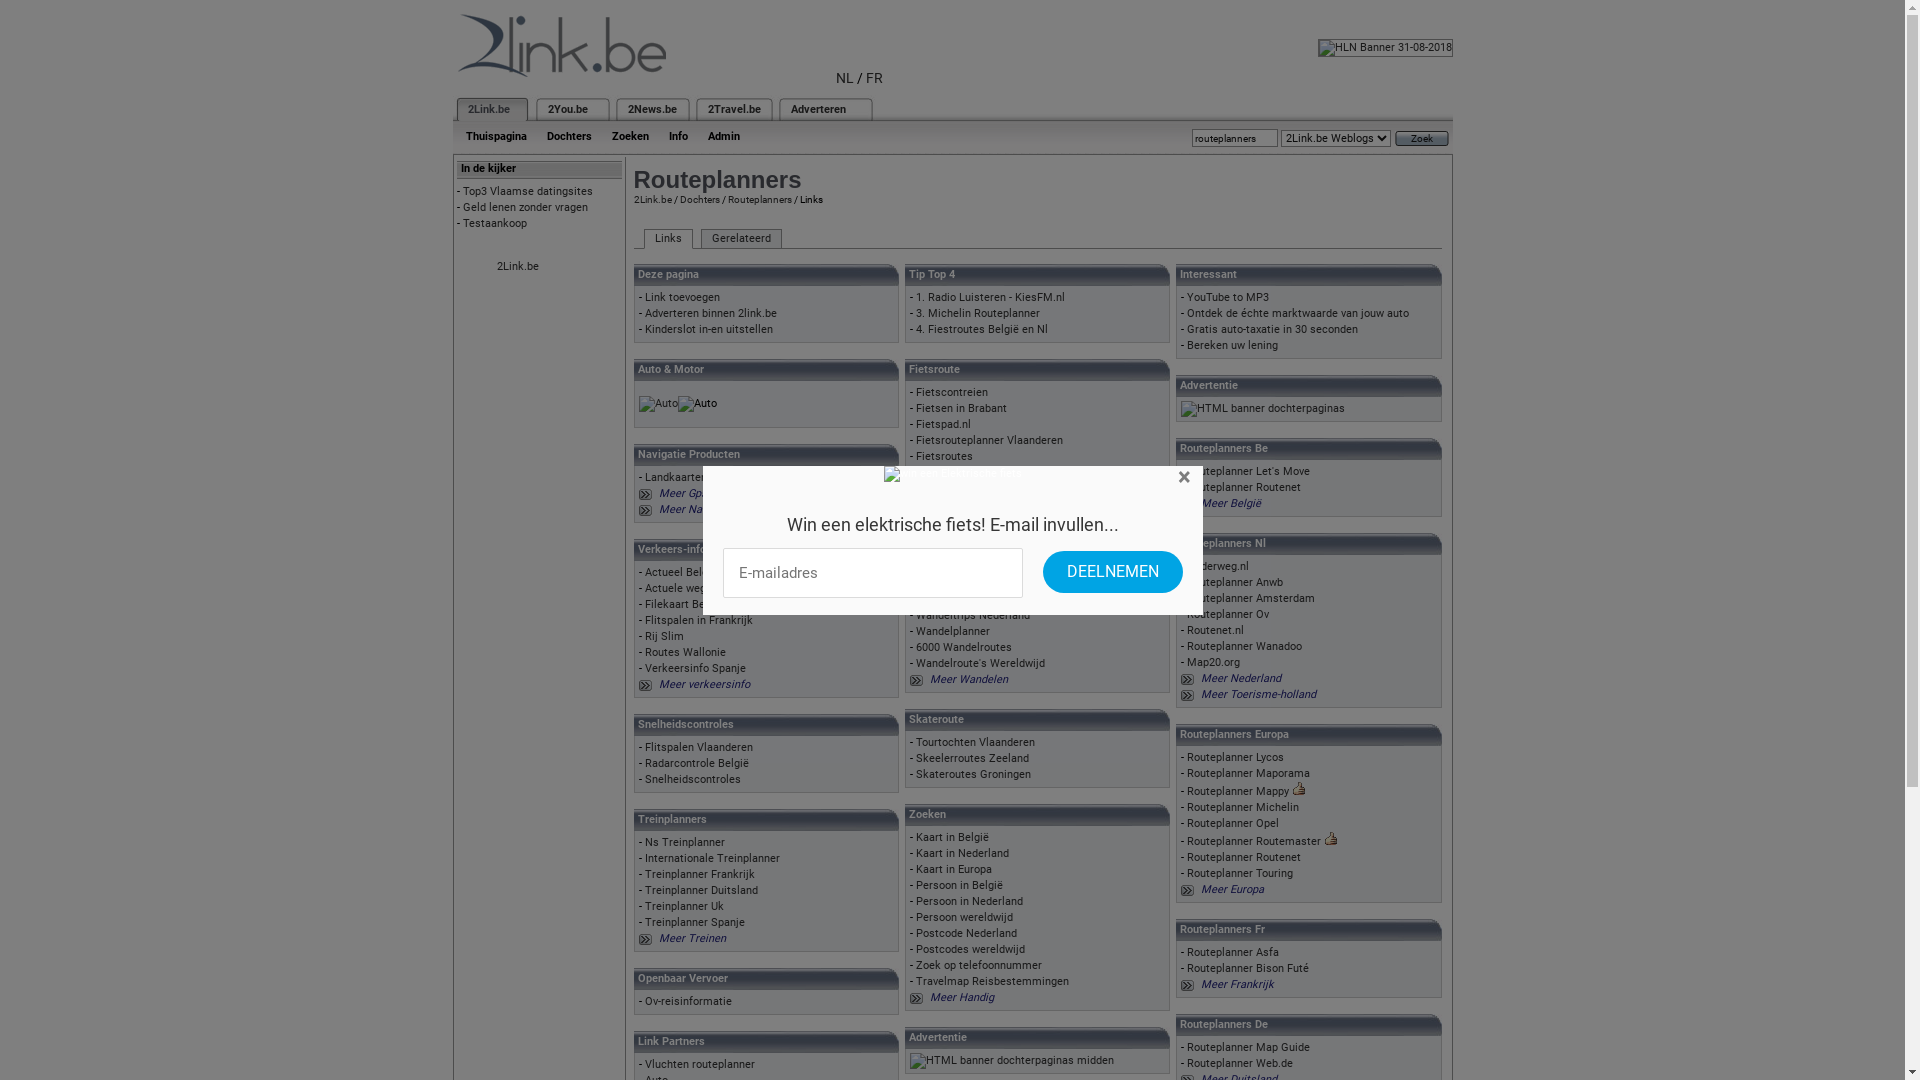 This screenshot has height=1080, width=1920. I want to click on 'Admin', so click(723, 135).